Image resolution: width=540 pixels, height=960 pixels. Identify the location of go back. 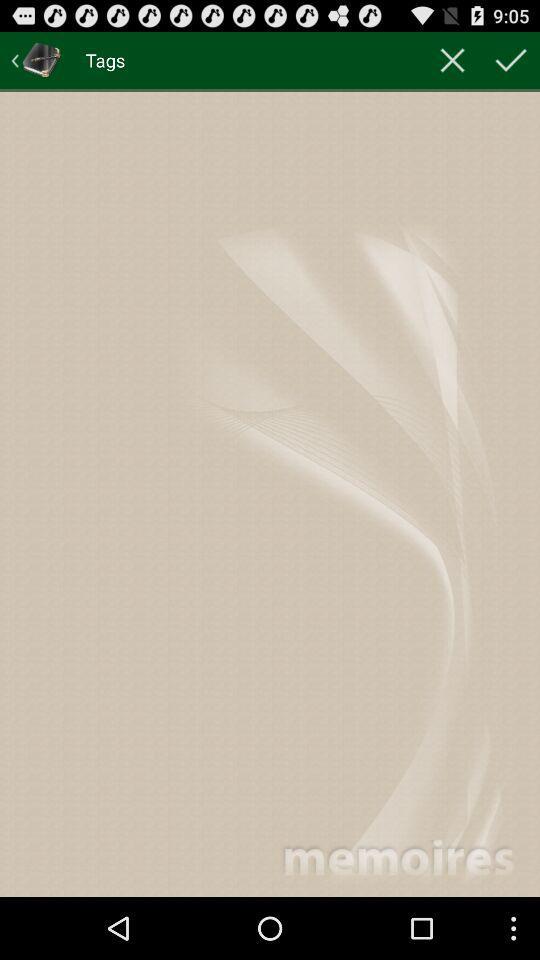
(36, 59).